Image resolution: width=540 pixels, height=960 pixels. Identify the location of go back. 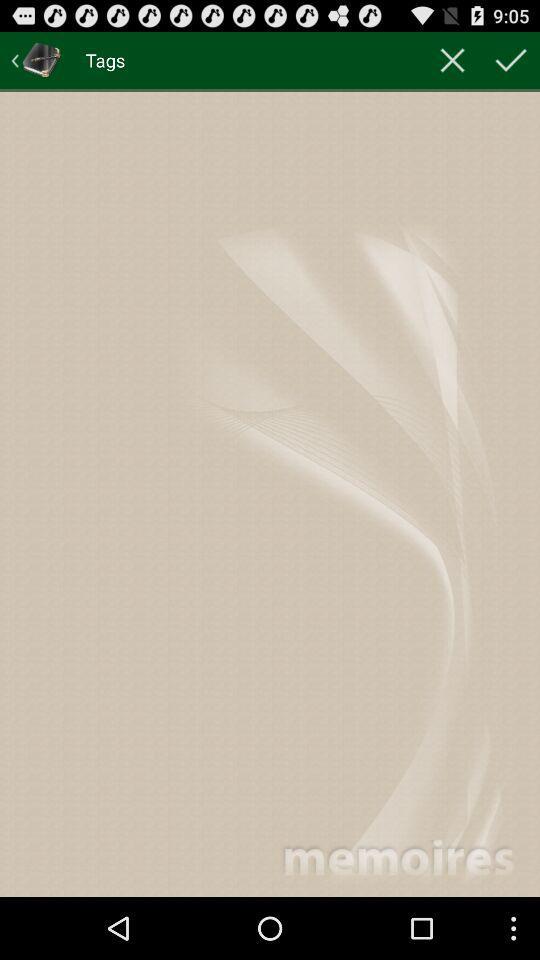
(36, 59).